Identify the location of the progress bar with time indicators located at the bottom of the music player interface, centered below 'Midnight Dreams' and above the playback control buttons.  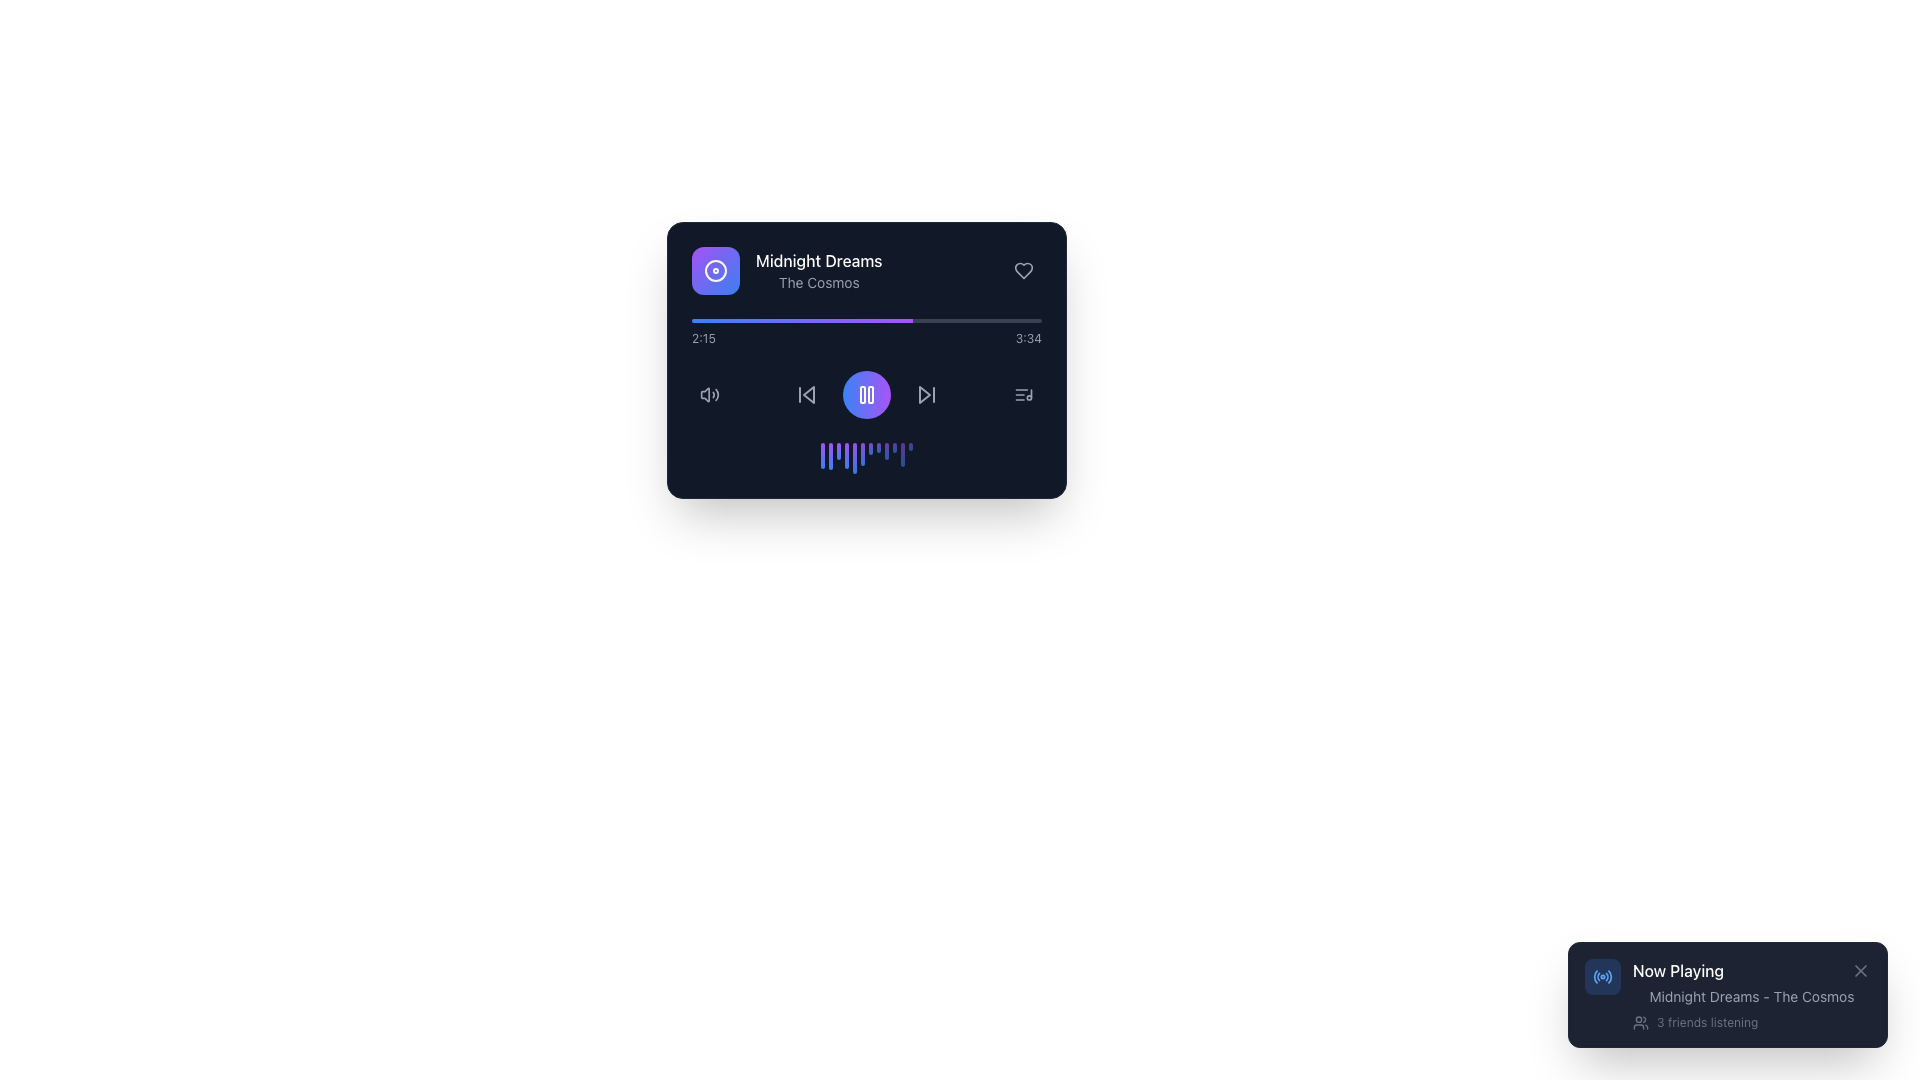
(867, 331).